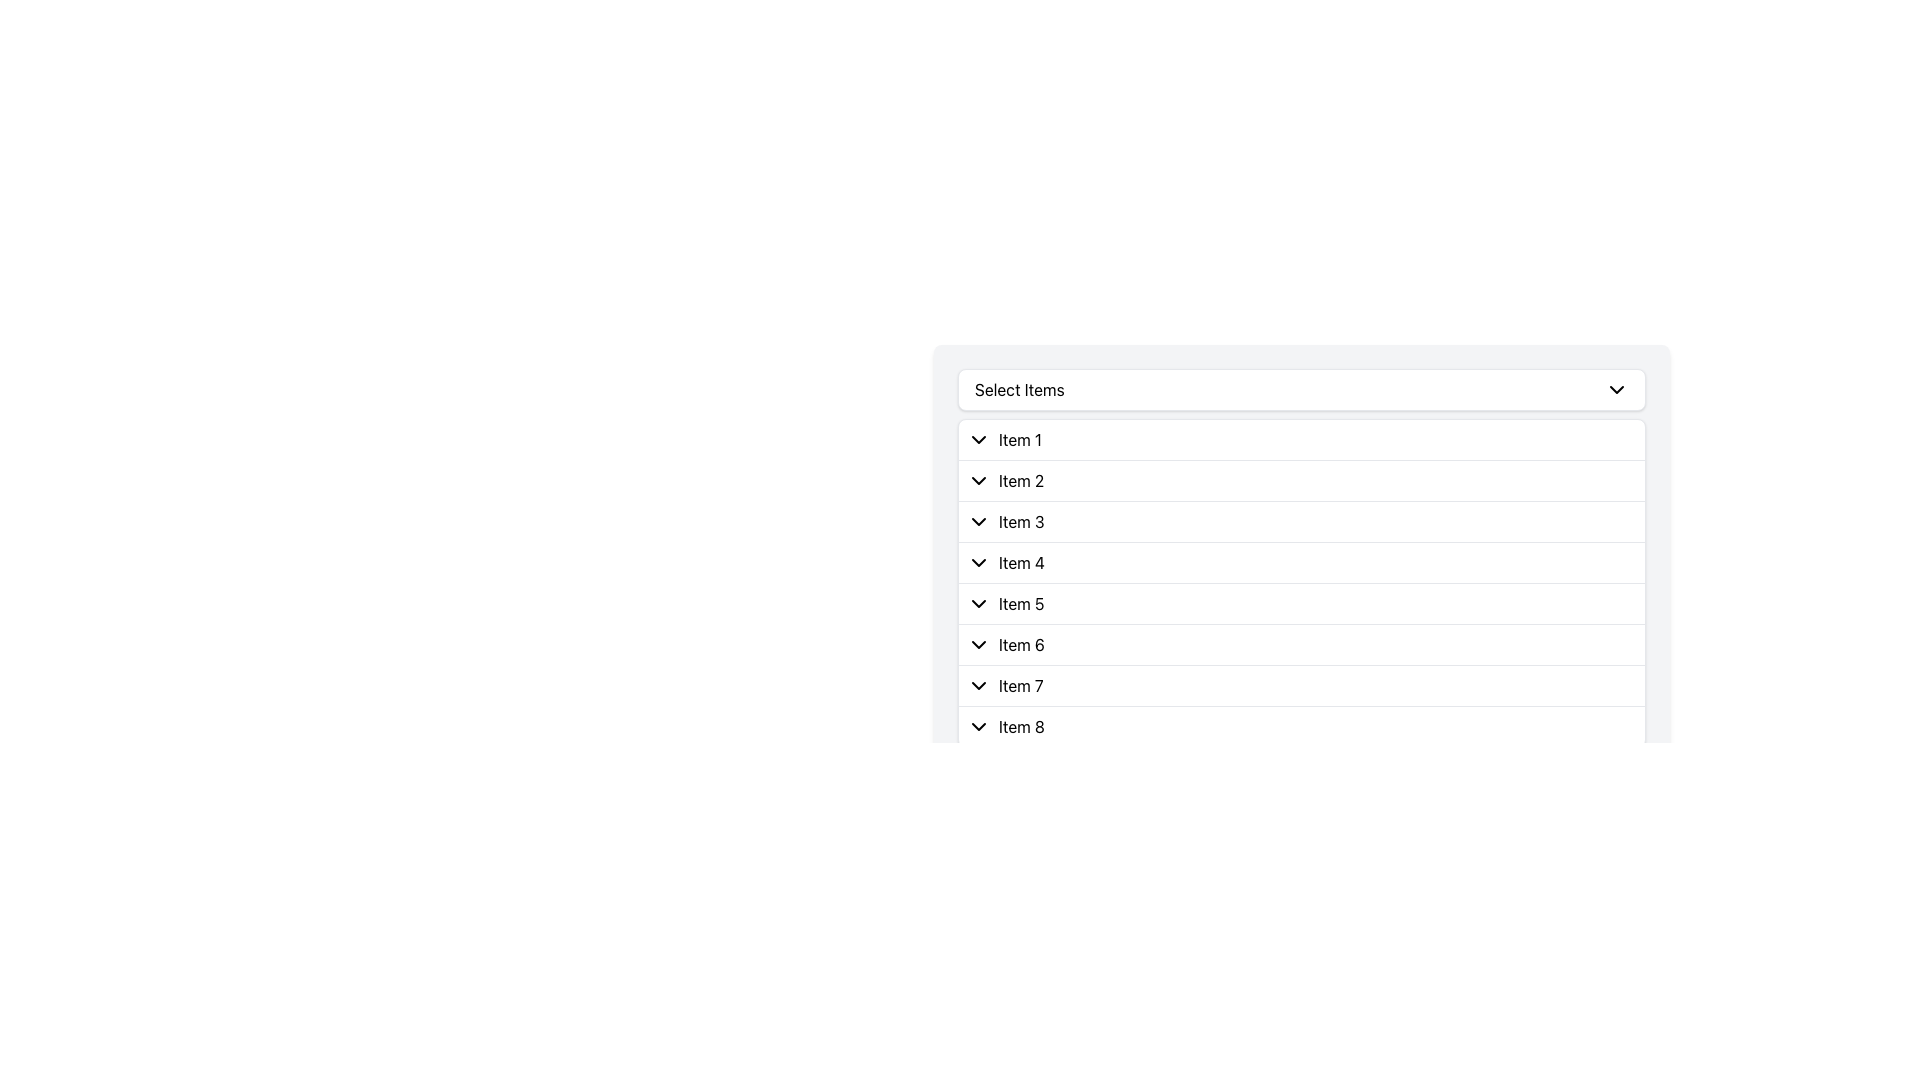 This screenshot has width=1920, height=1080. I want to click on the text label 'Item 4' in the dropdown list, so click(1022, 563).